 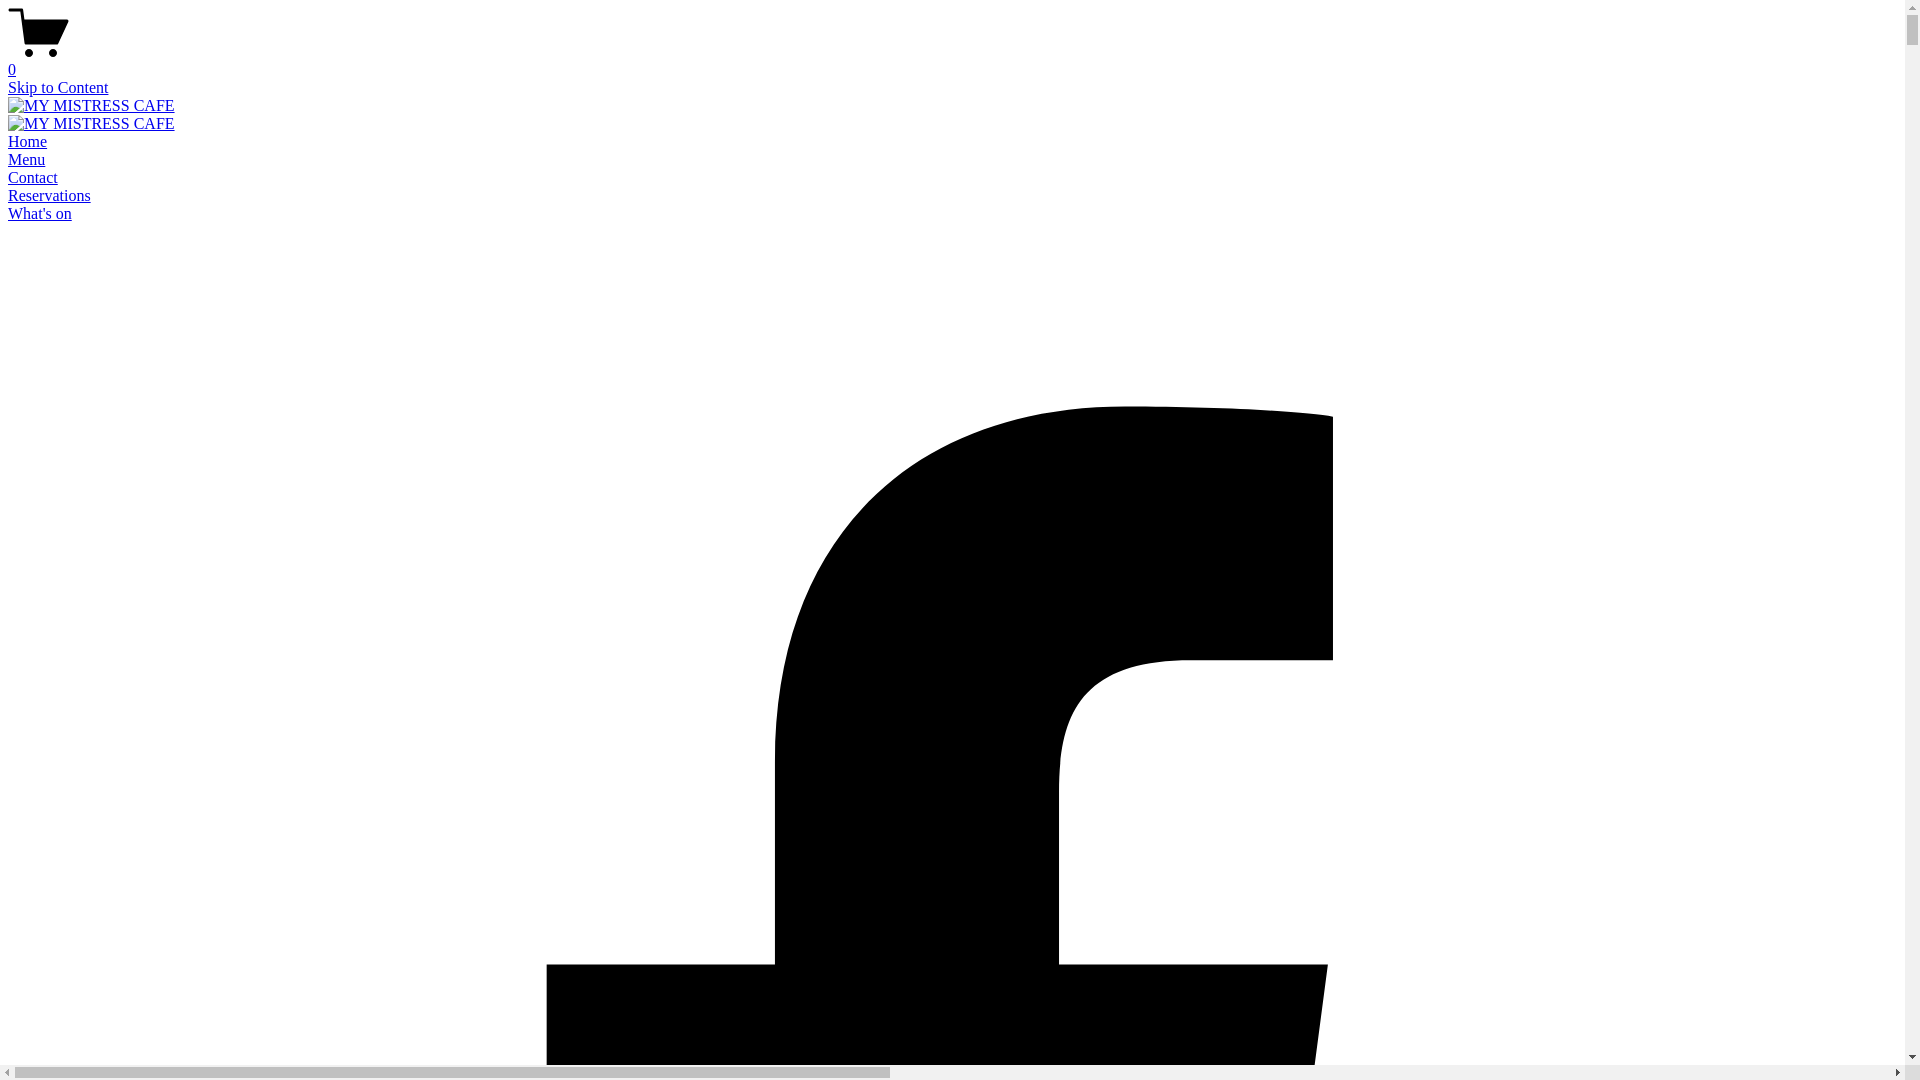 What do you see at coordinates (57, 86) in the screenshot?
I see `'Skip to Content'` at bounding box center [57, 86].